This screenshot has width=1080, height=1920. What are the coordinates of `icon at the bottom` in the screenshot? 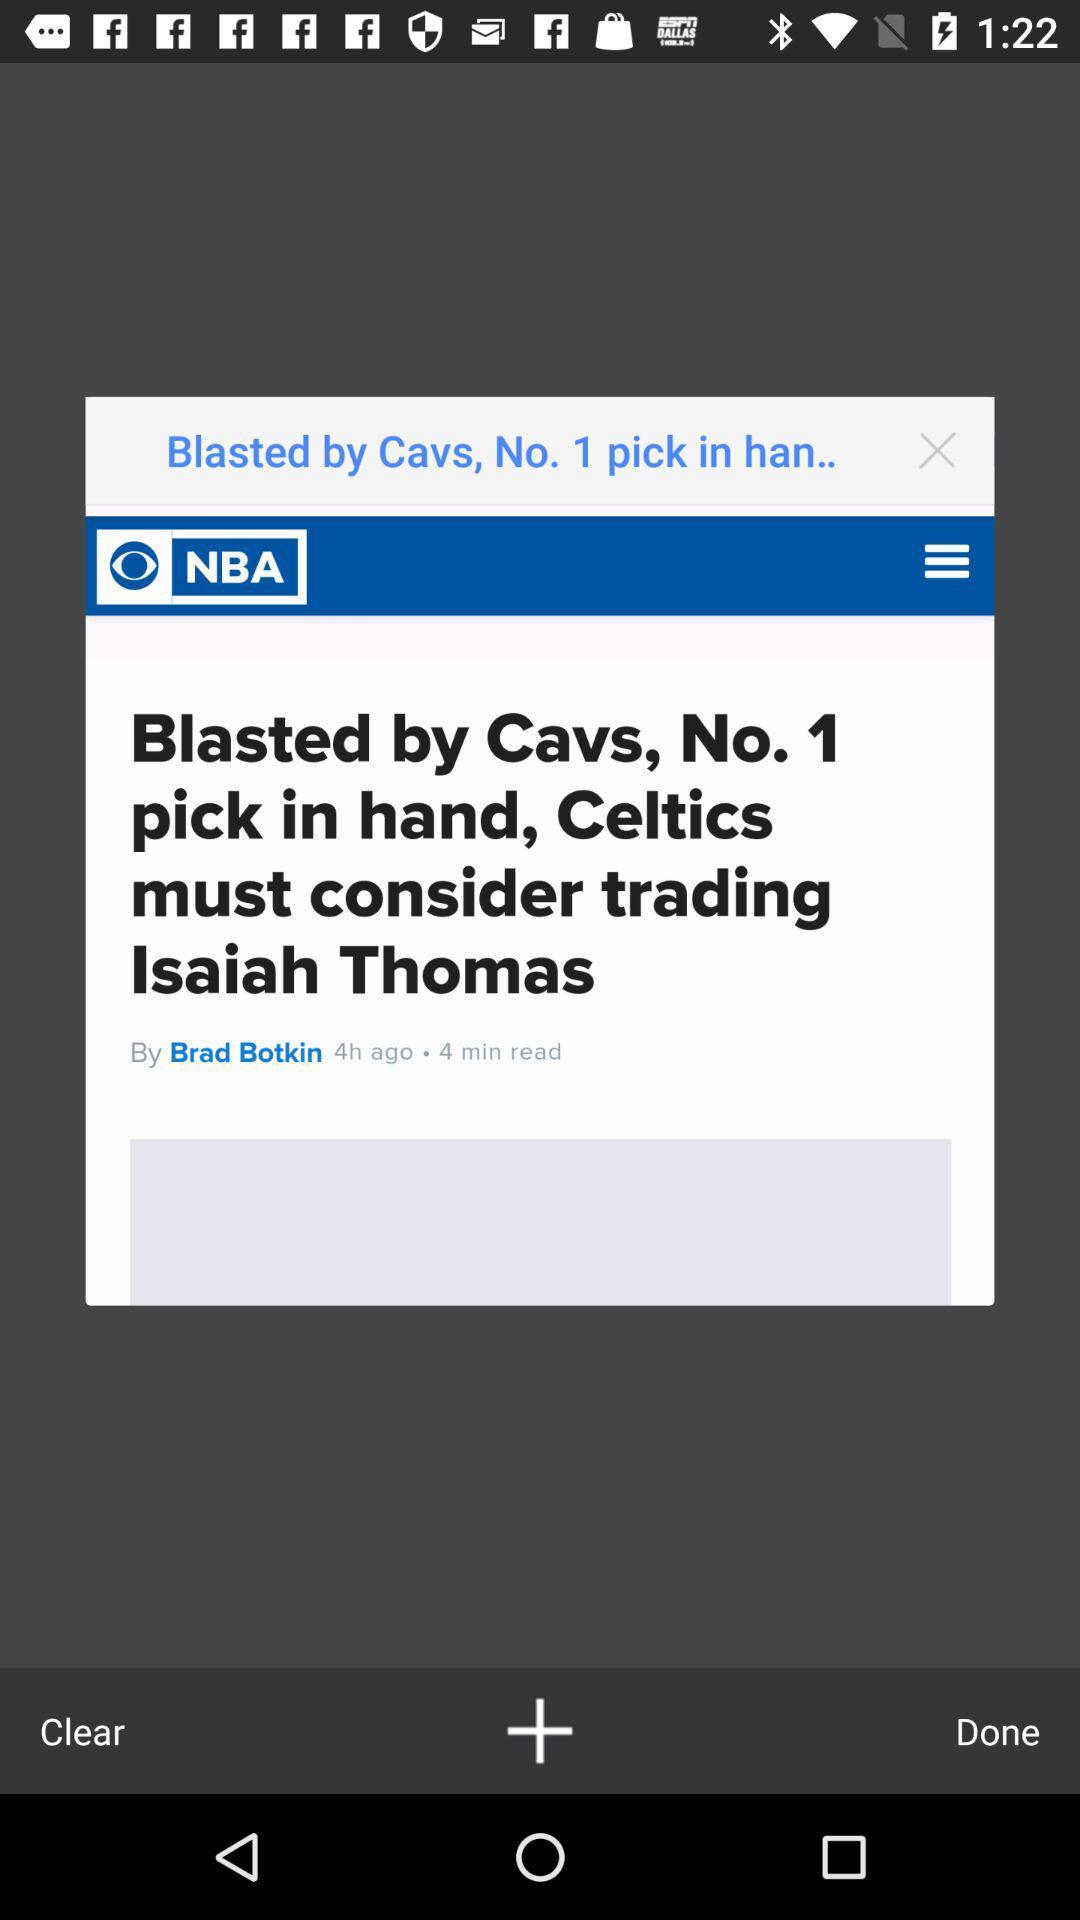 It's located at (540, 1730).